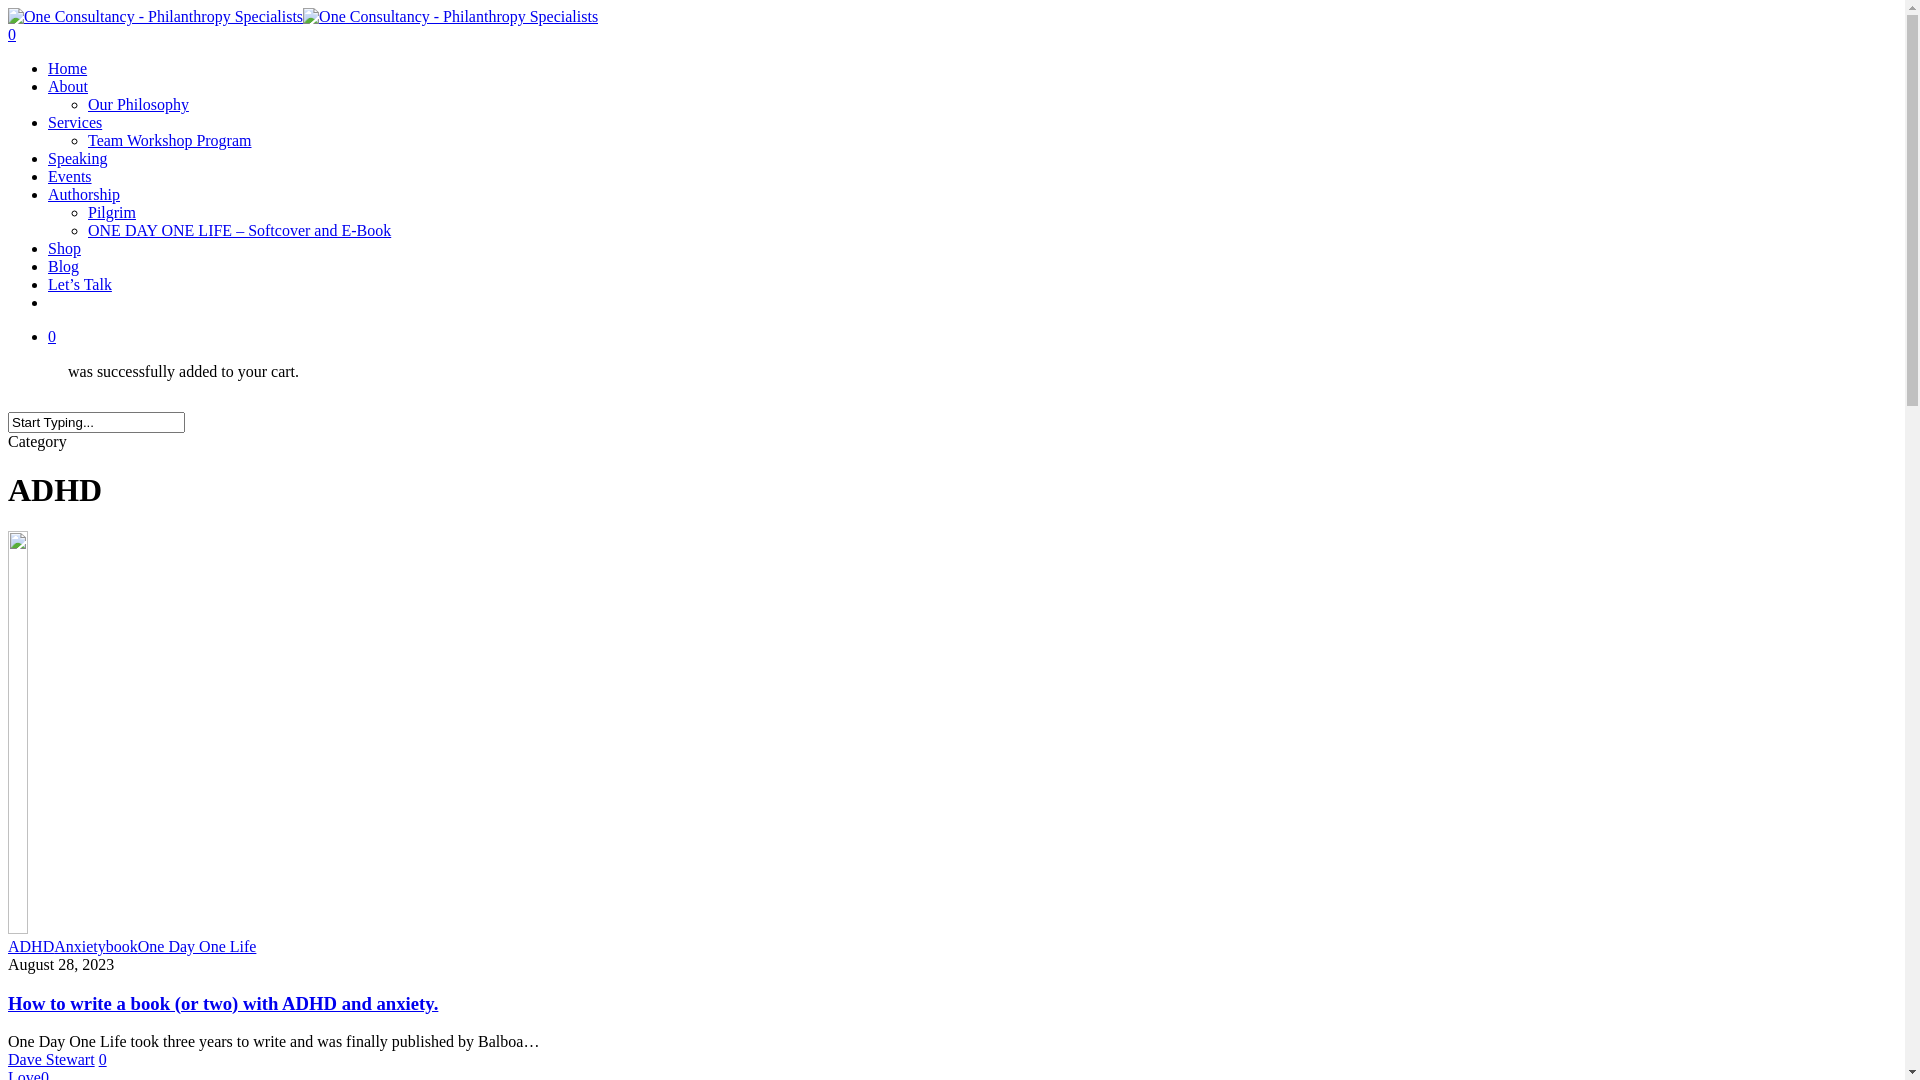  What do you see at coordinates (1865, 38) in the screenshot?
I see `'Close Menu'` at bounding box center [1865, 38].